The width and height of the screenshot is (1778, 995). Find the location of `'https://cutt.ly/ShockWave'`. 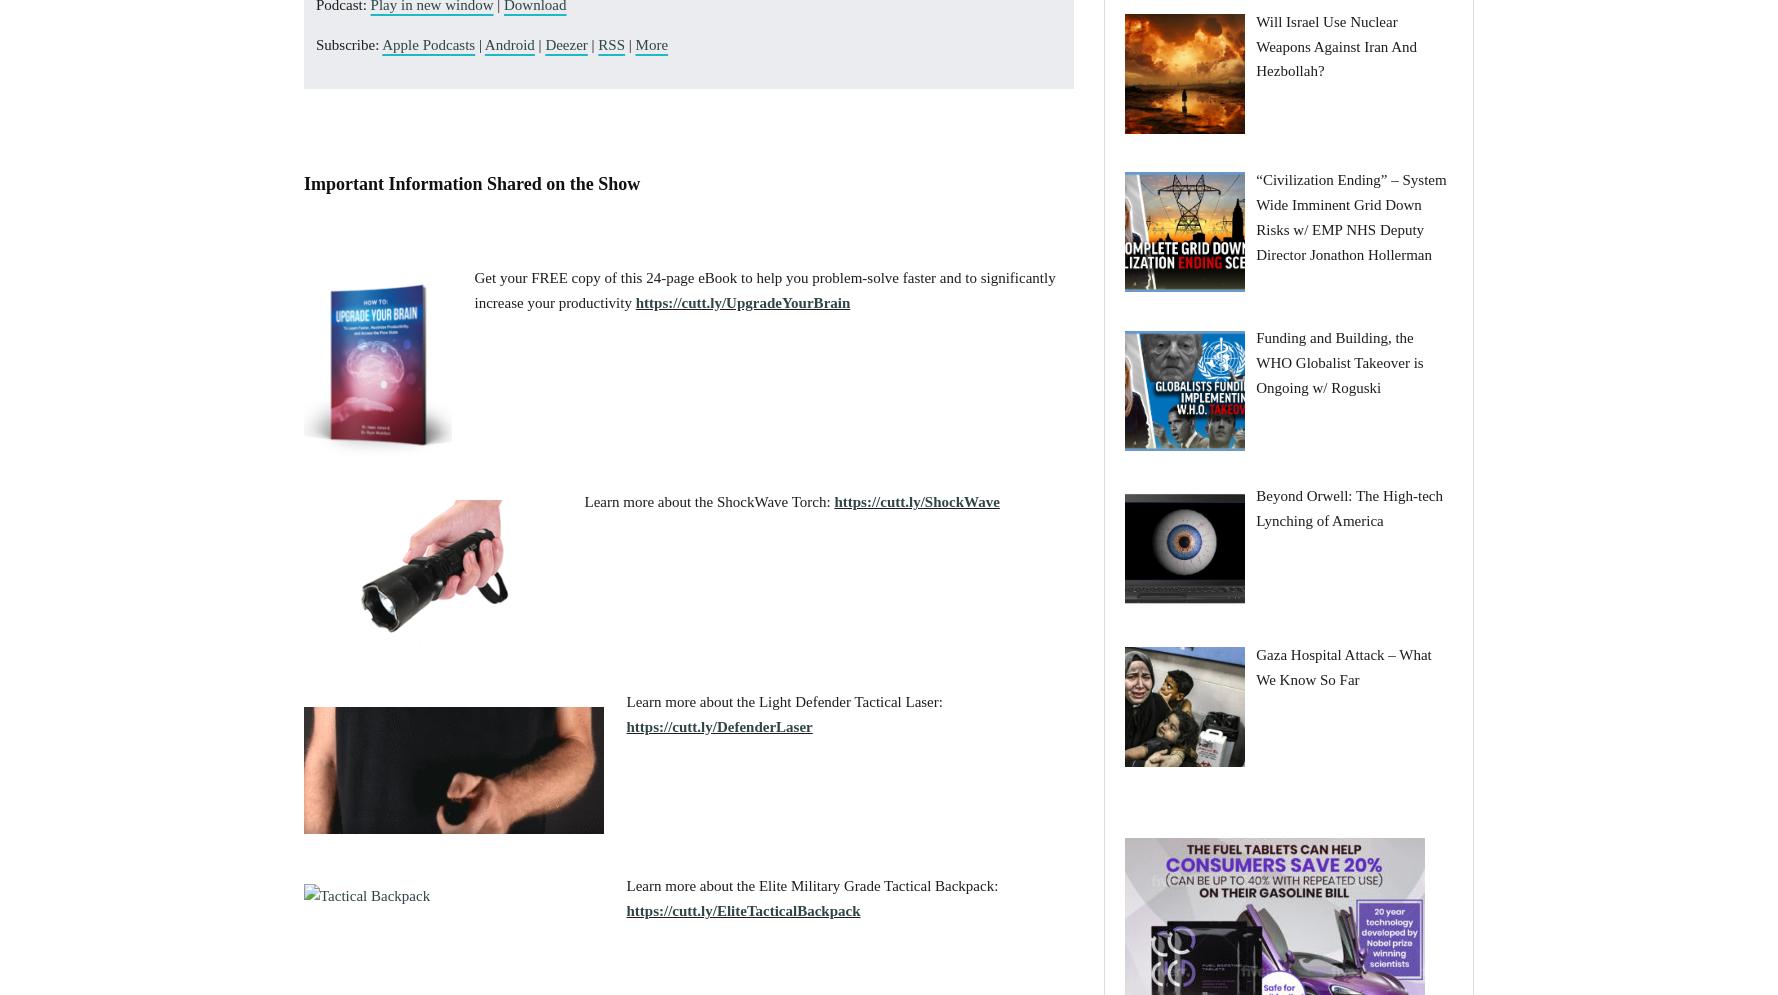

'https://cutt.ly/ShockWave' is located at coordinates (916, 500).